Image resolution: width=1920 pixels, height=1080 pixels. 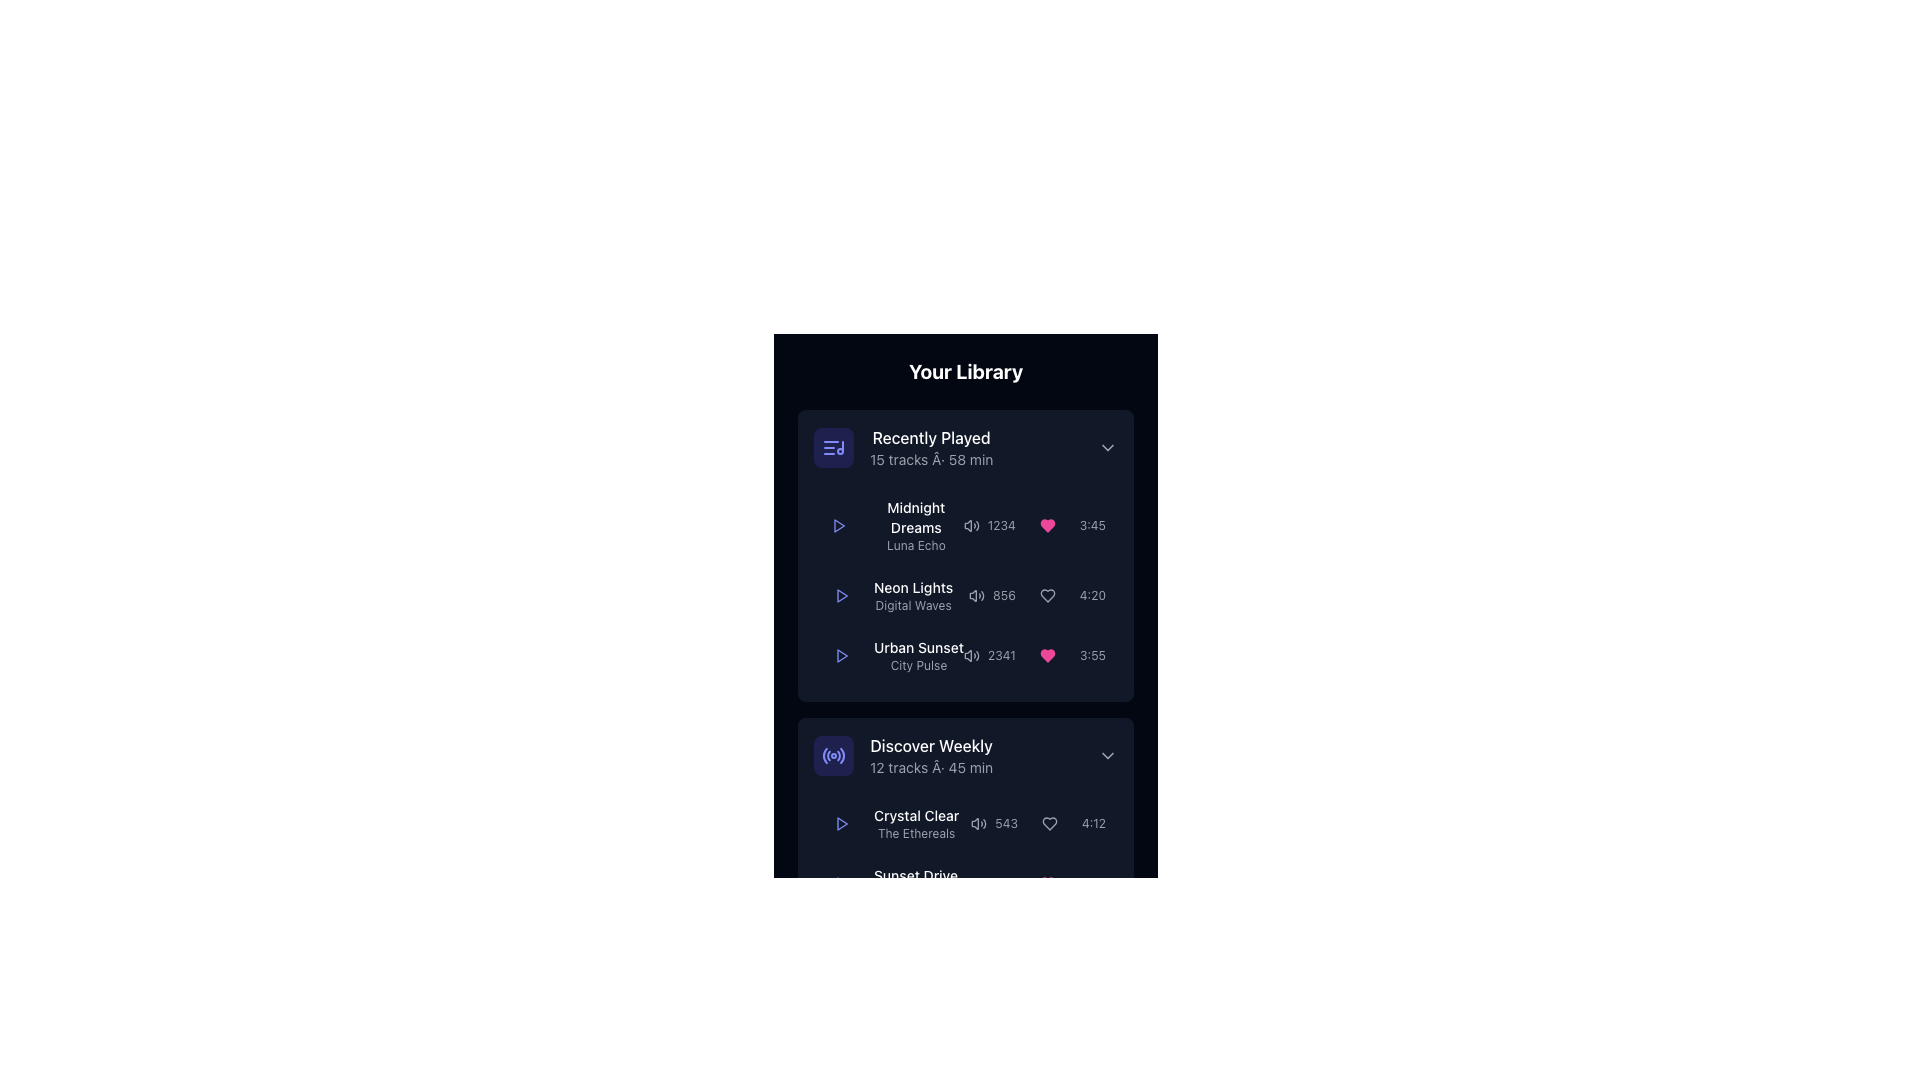 I want to click on the text label that indicates the artist or creator of the 'Midnight Dreams' item, located below the 'Midnight Dreams' title in the 'Recently Played' section, so click(x=915, y=546).